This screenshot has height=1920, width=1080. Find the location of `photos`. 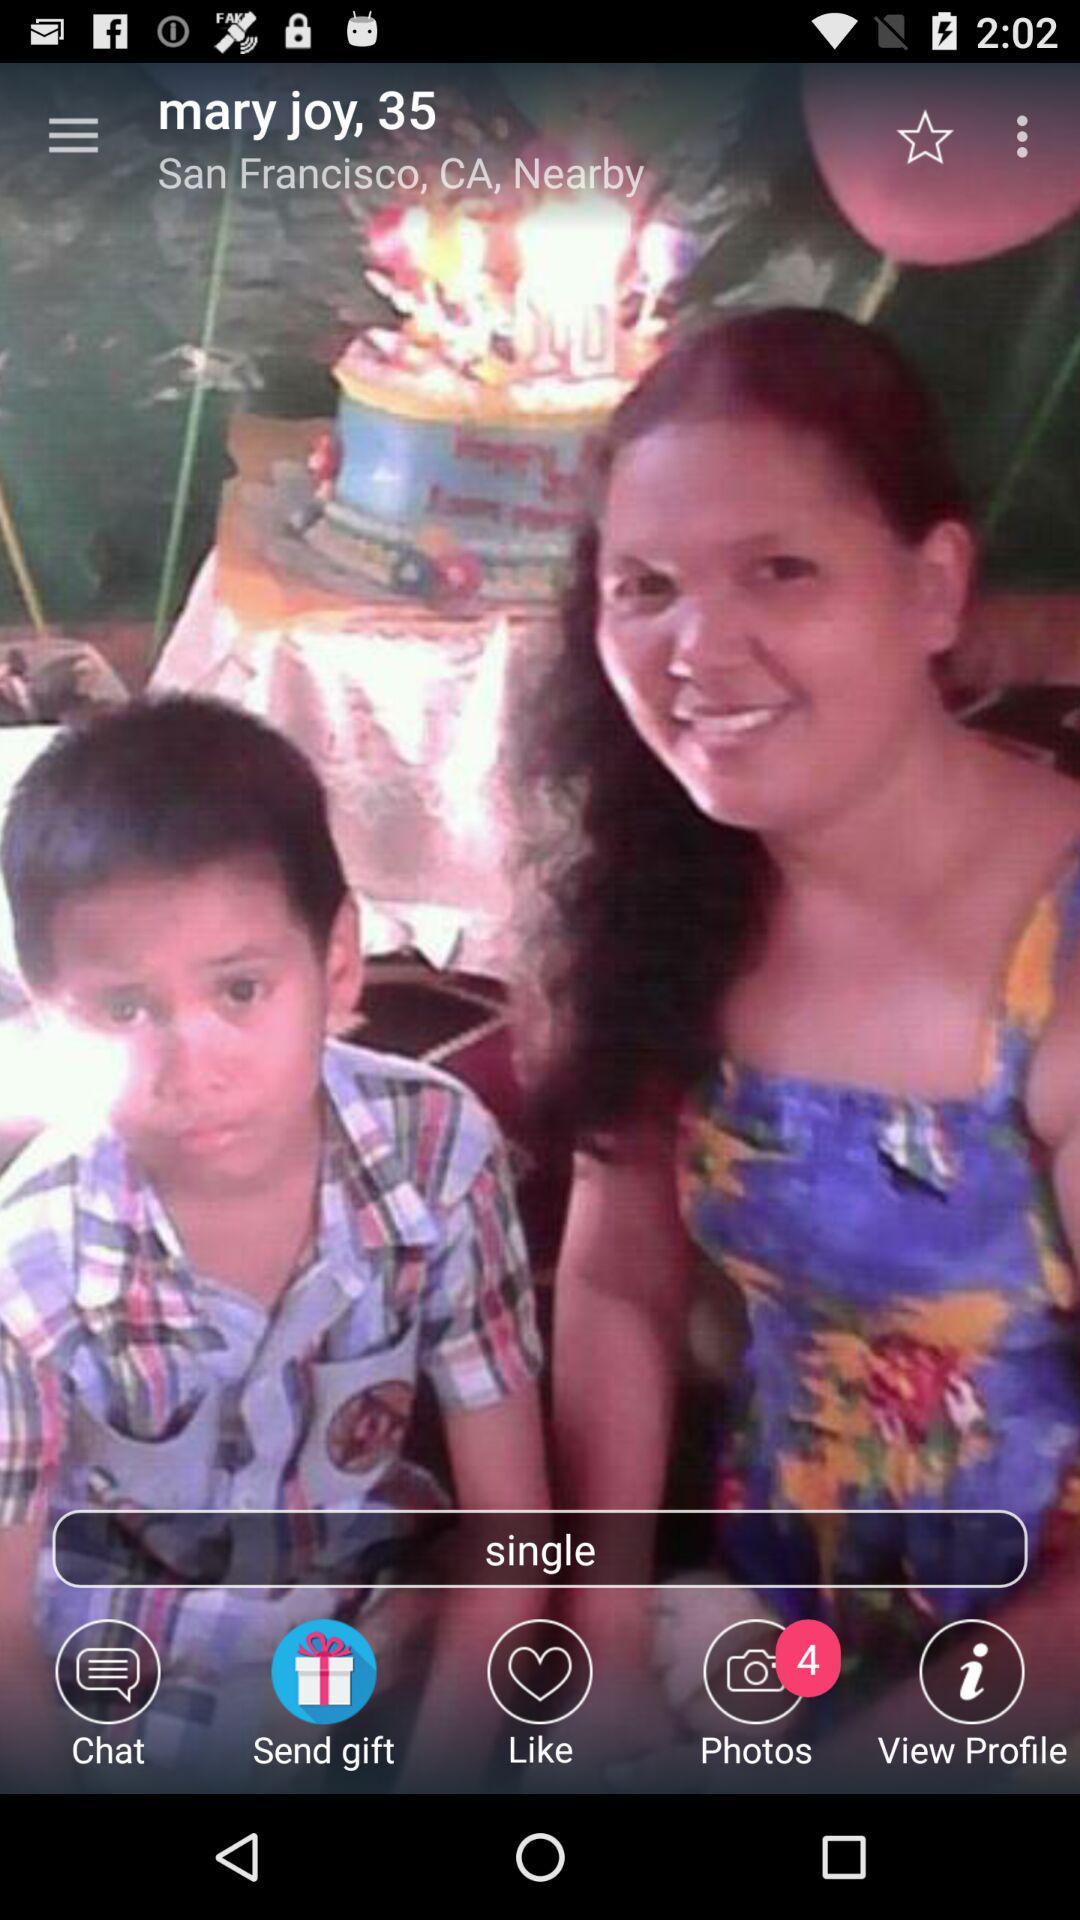

photos is located at coordinates (756, 1705).